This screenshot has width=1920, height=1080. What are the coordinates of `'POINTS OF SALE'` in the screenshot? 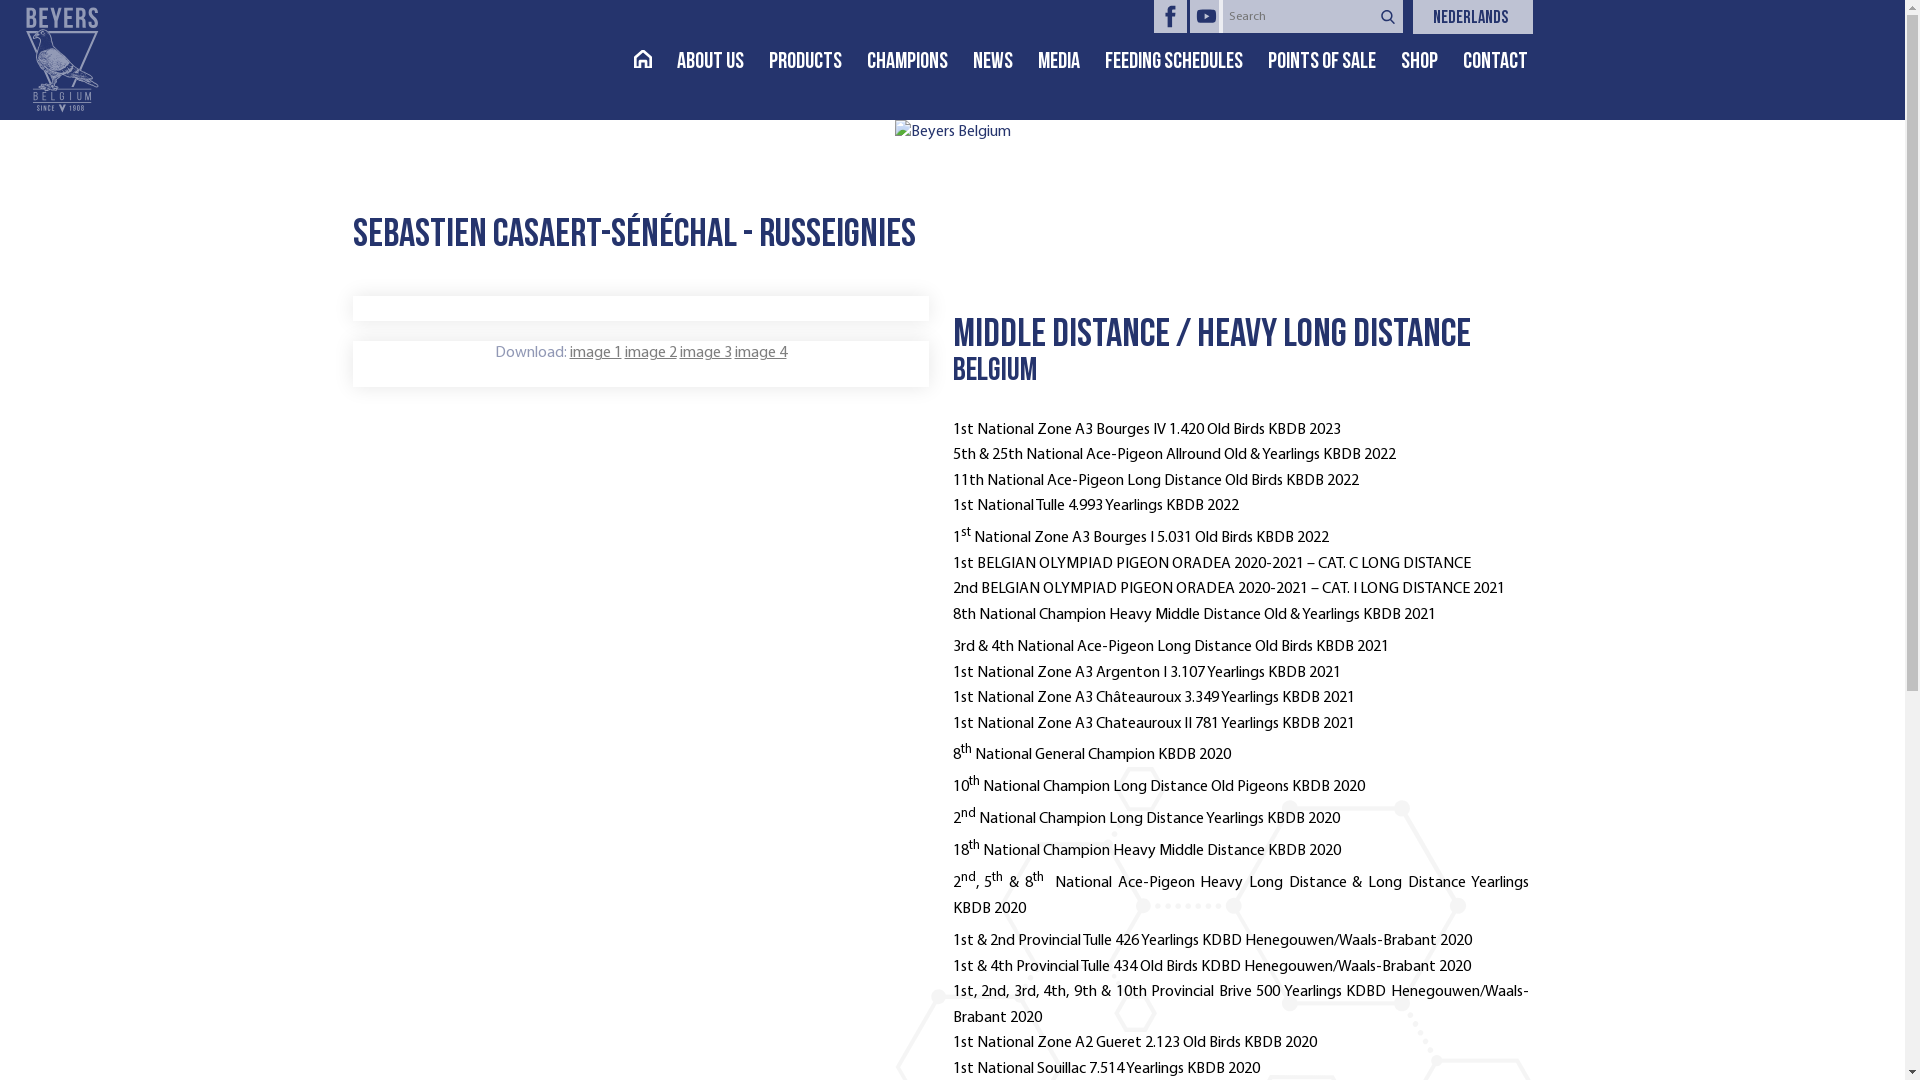 It's located at (1334, 61).